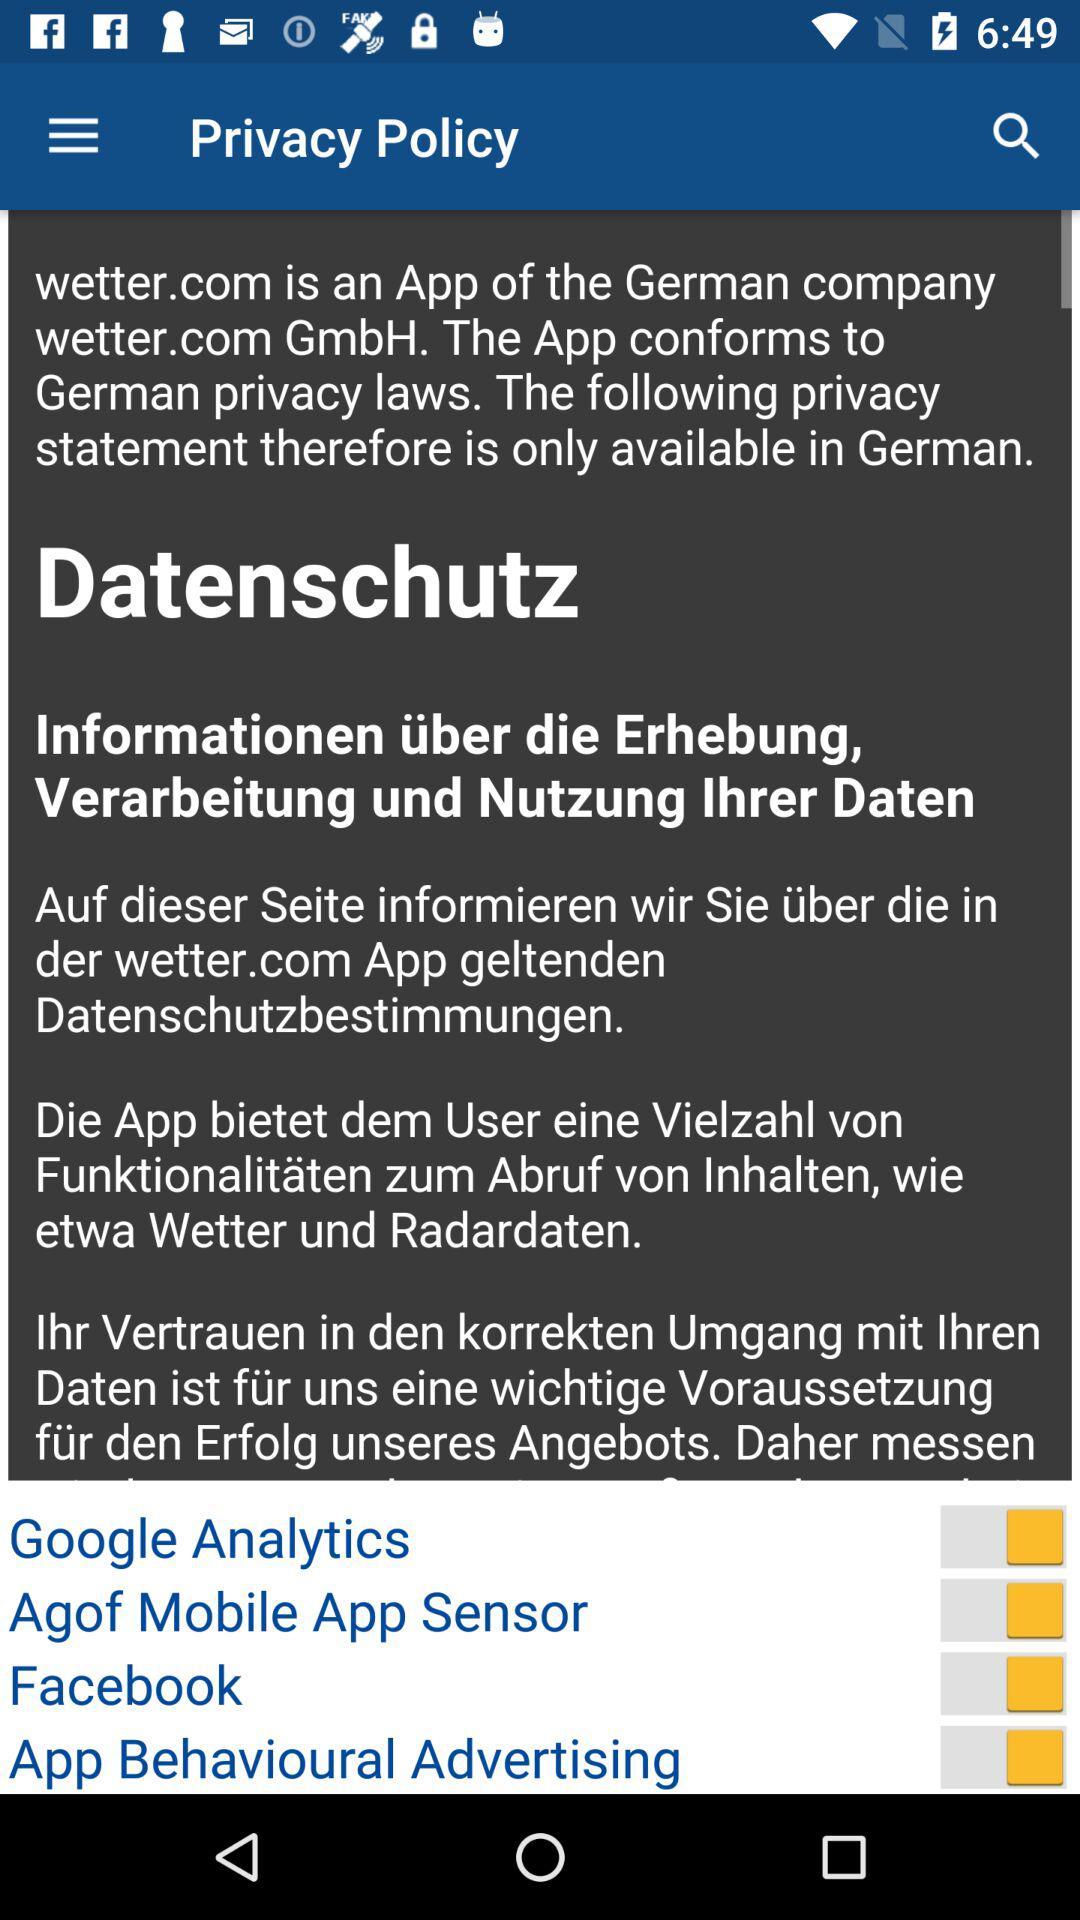 The height and width of the screenshot is (1920, 1080). What do you see at coordinates (1003, 1756) in the screenshot?
I see `click the add` at bounding box center [1003, 1756].